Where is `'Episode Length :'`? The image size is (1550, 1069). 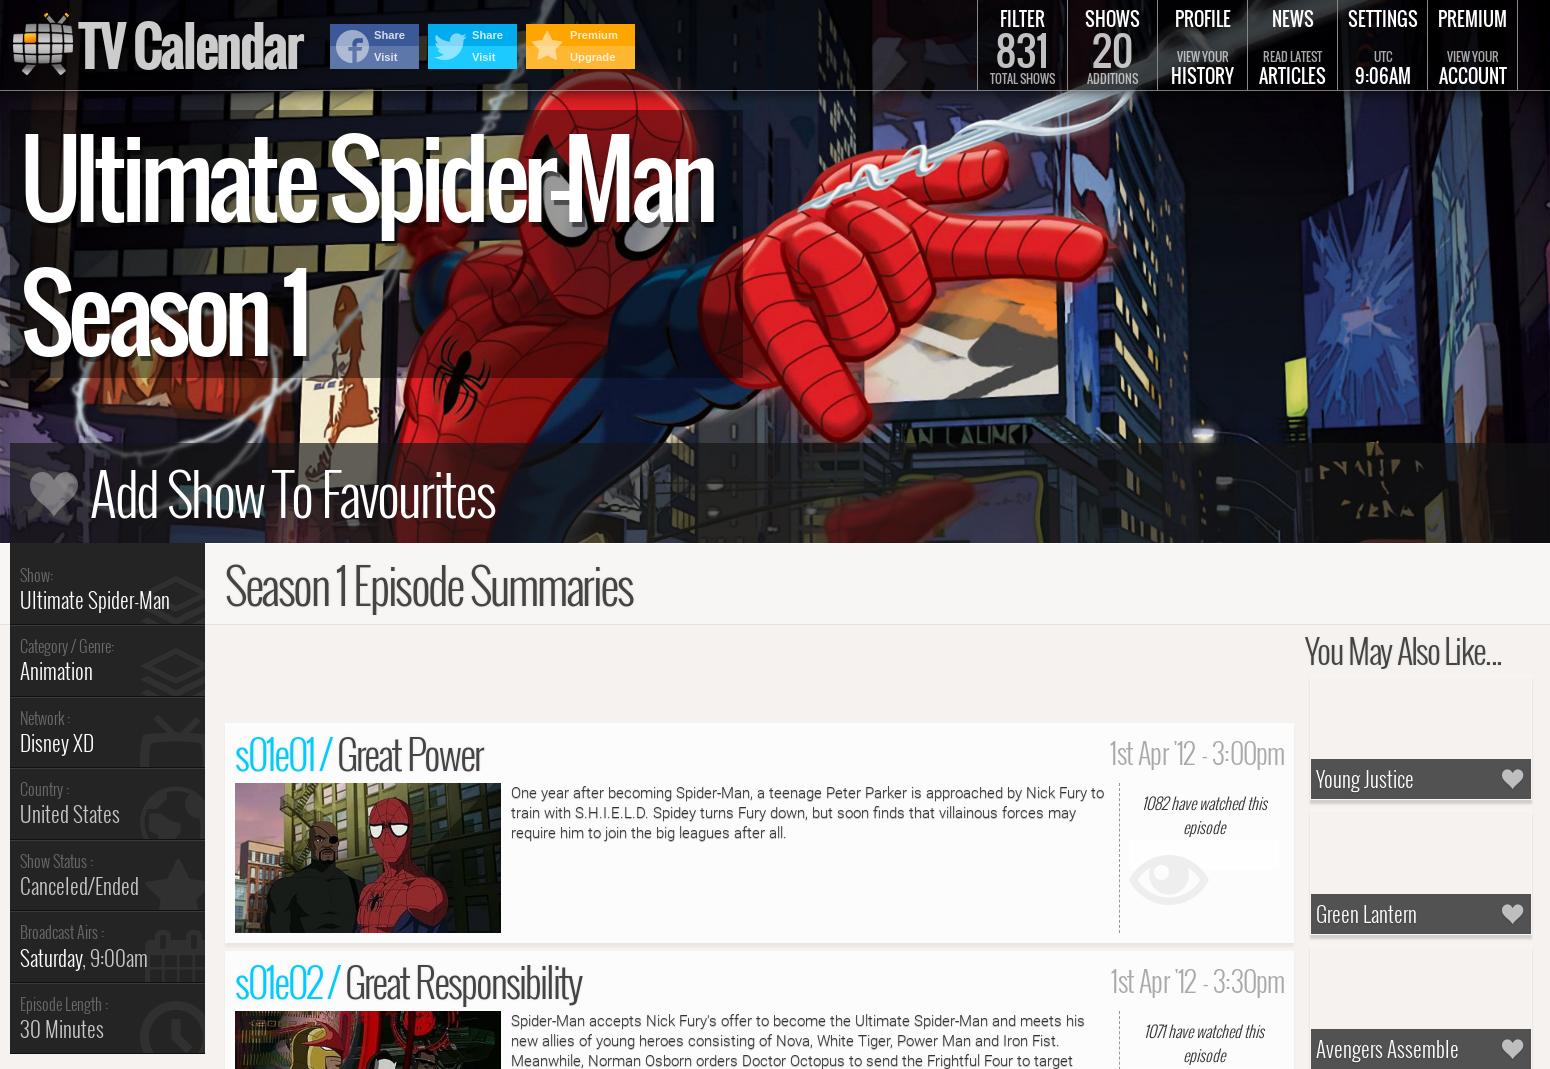 'Episode Length :' is located at coordinates (63, 1003).